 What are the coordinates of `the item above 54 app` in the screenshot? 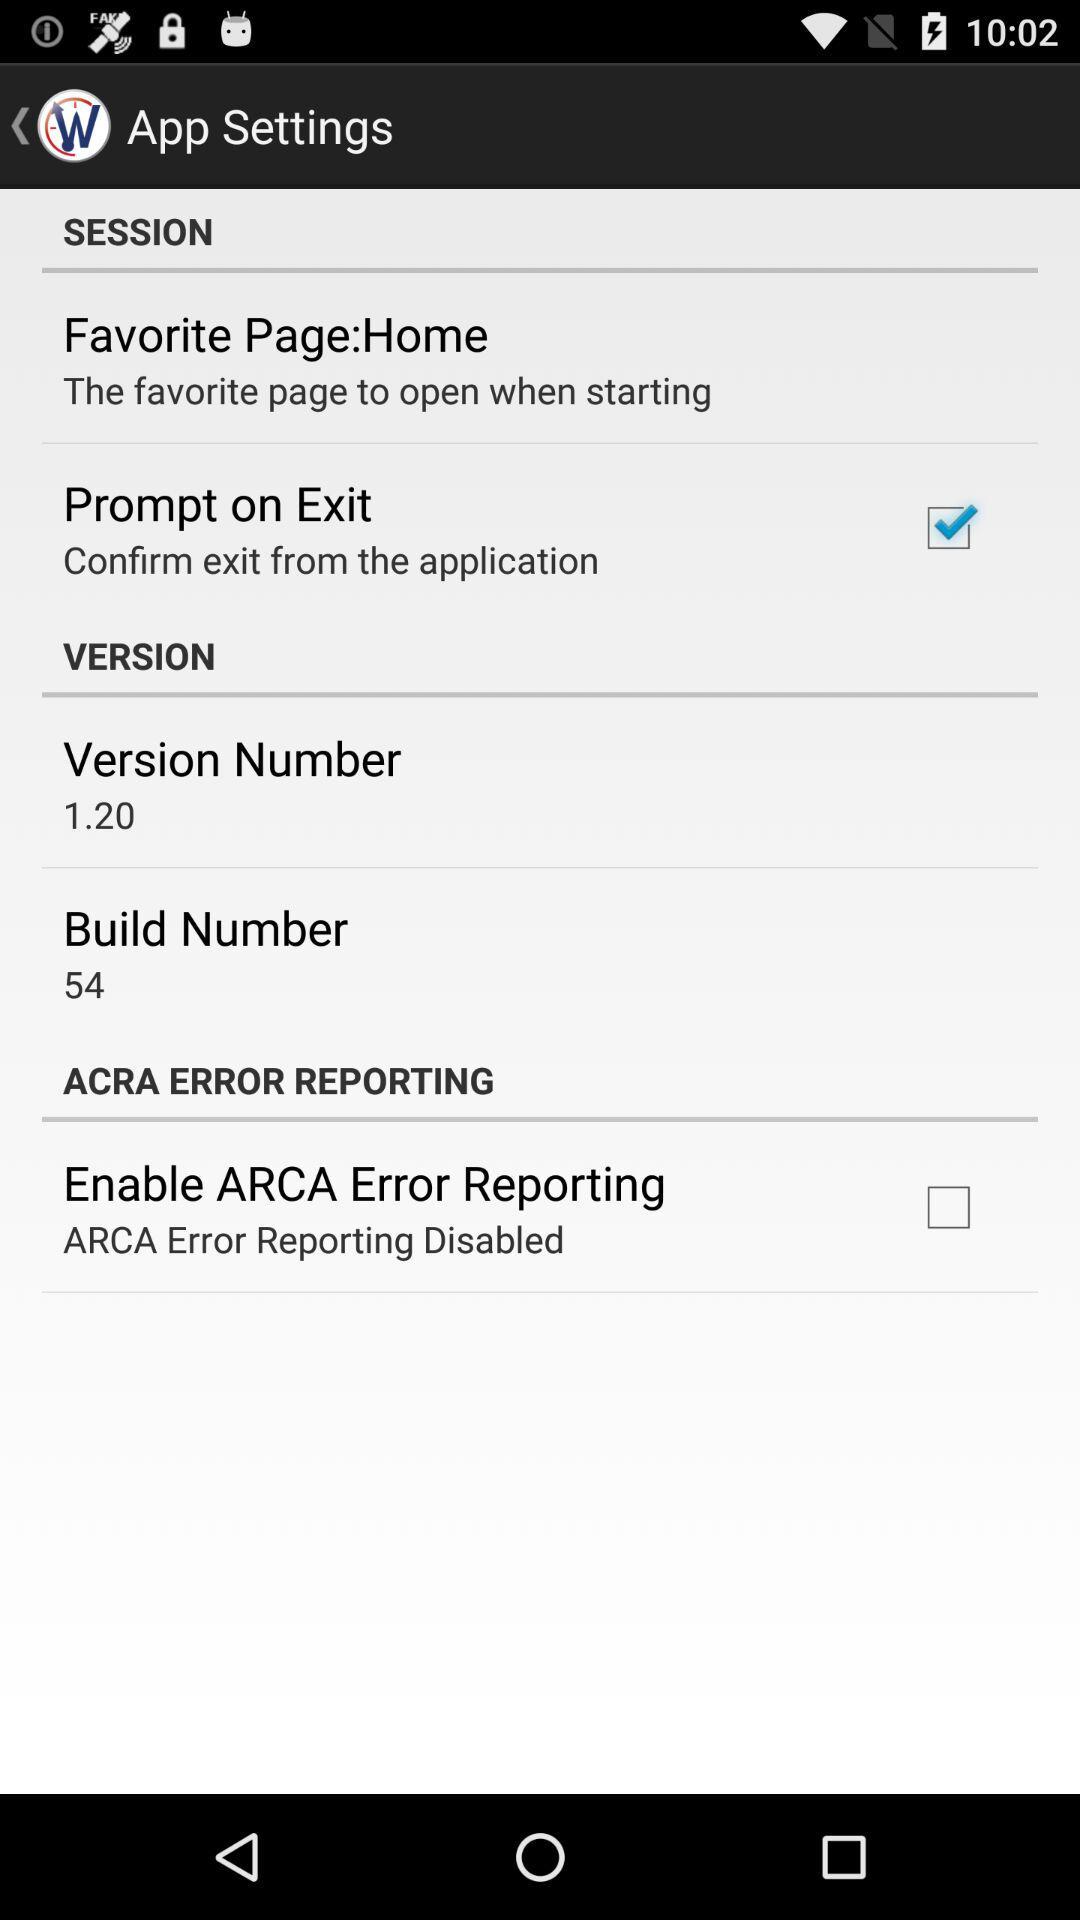 It's located at (205, 926).